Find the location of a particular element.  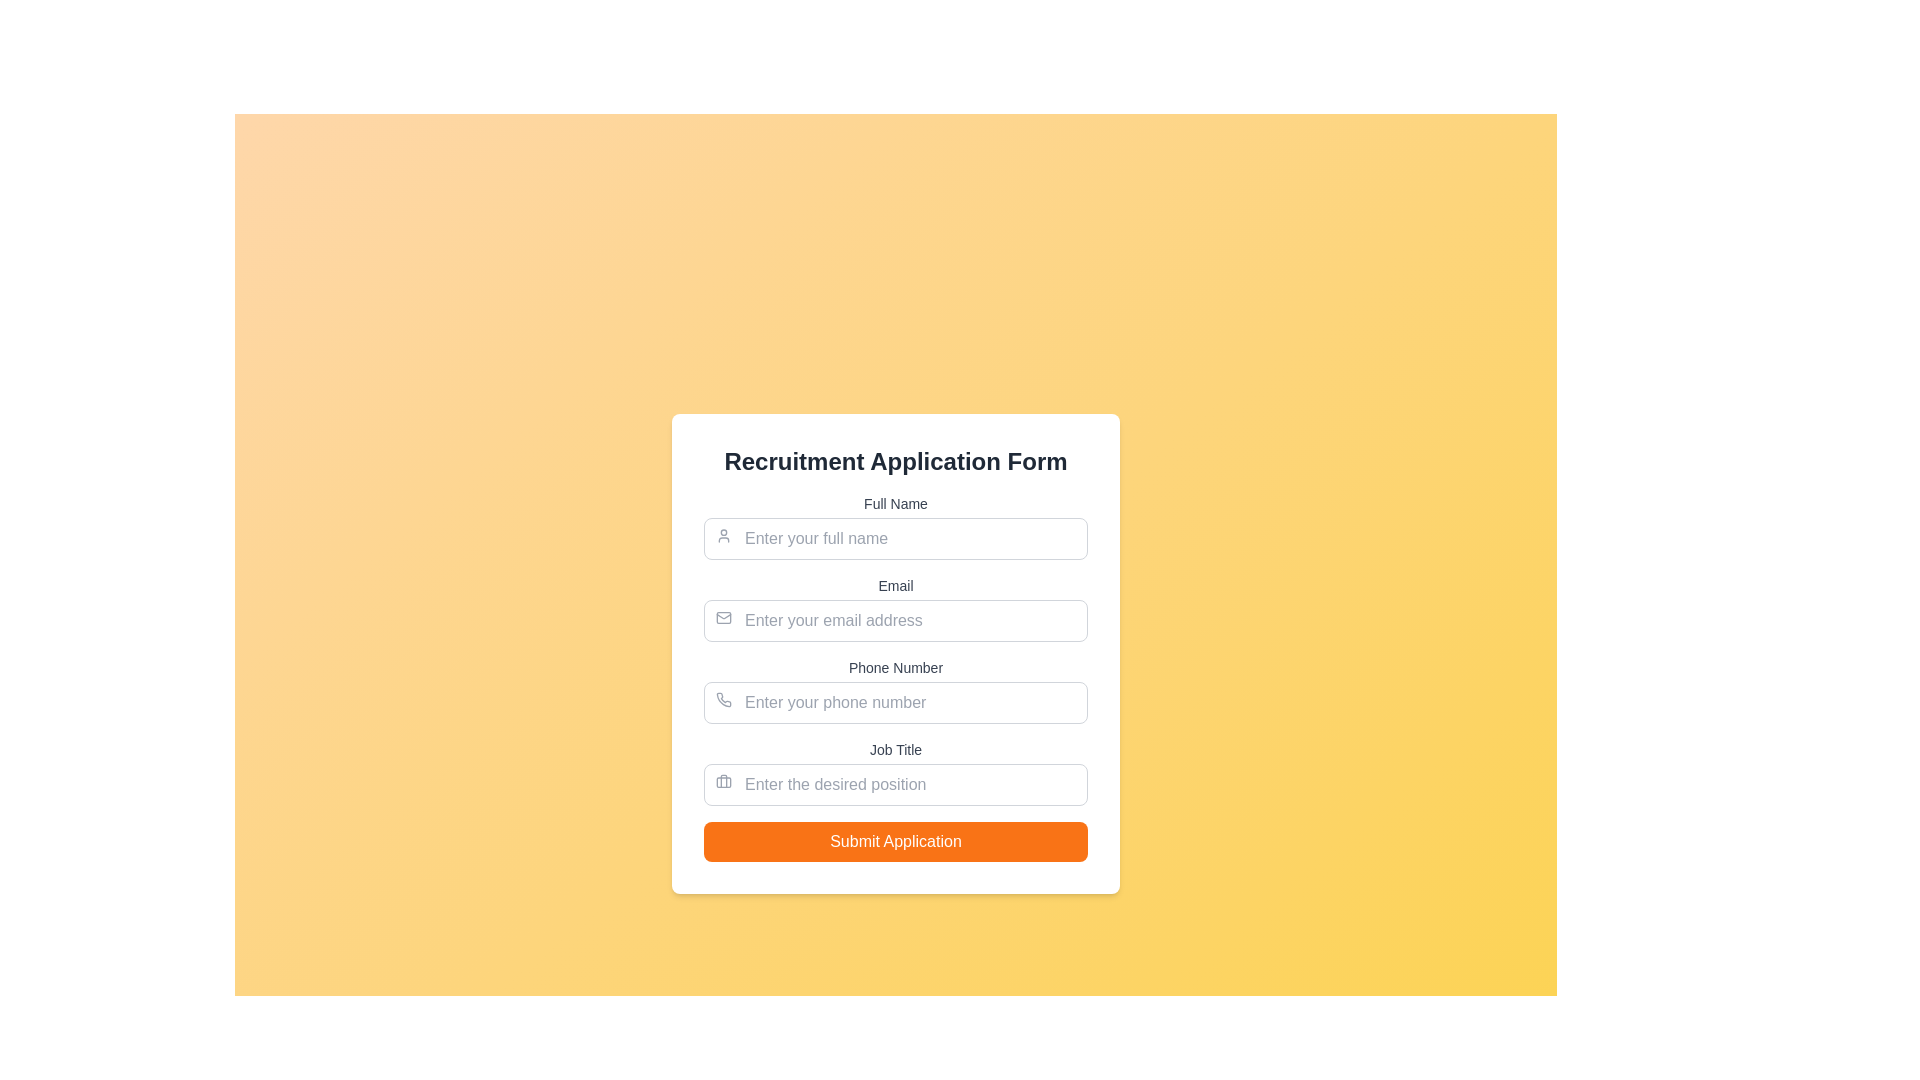

the 'Full Name' text label, which is a small, gray-colored font situated above the input field for entering names is located at coordinates (895, 503).